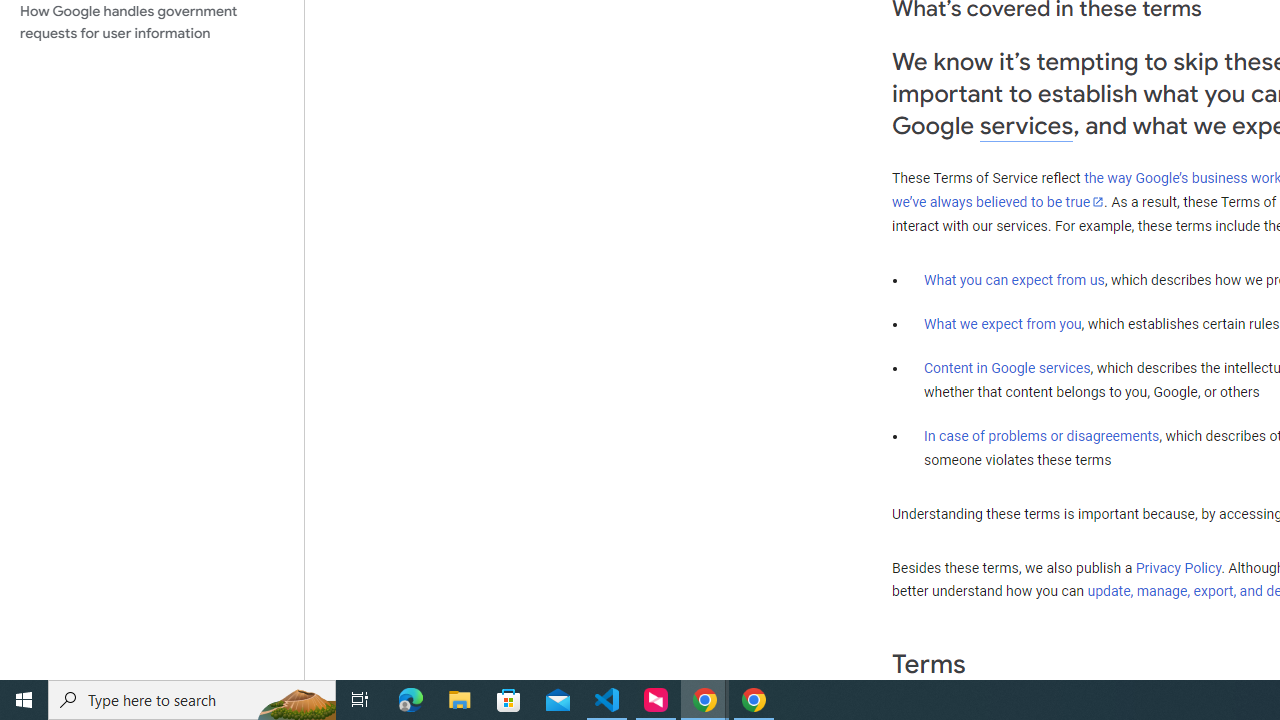 This screenshot has height=720, width=1280. Describe the element at coordinates (1026, 125) in the screenshot. I see `'services'` at that location.